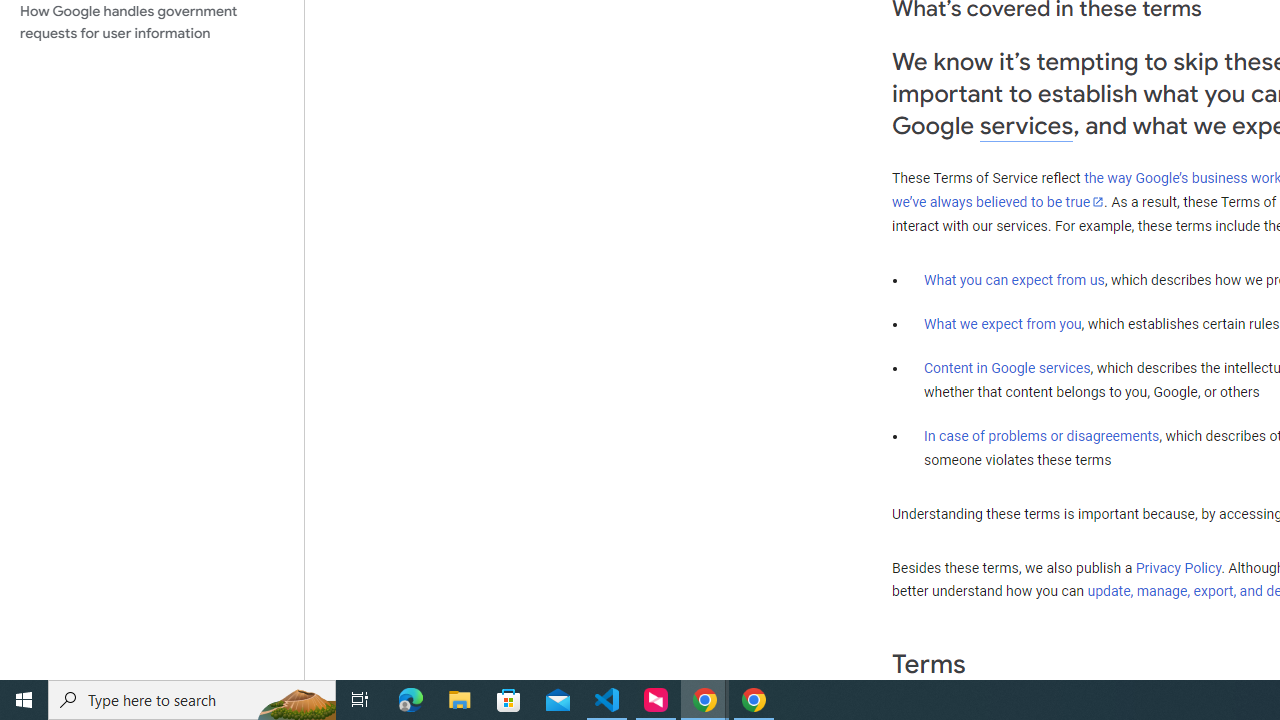 This screenshot has height=720, width=1280. Describe the element at coordinates (1026, 125) in the screenshot. I see `'services'` at that location.